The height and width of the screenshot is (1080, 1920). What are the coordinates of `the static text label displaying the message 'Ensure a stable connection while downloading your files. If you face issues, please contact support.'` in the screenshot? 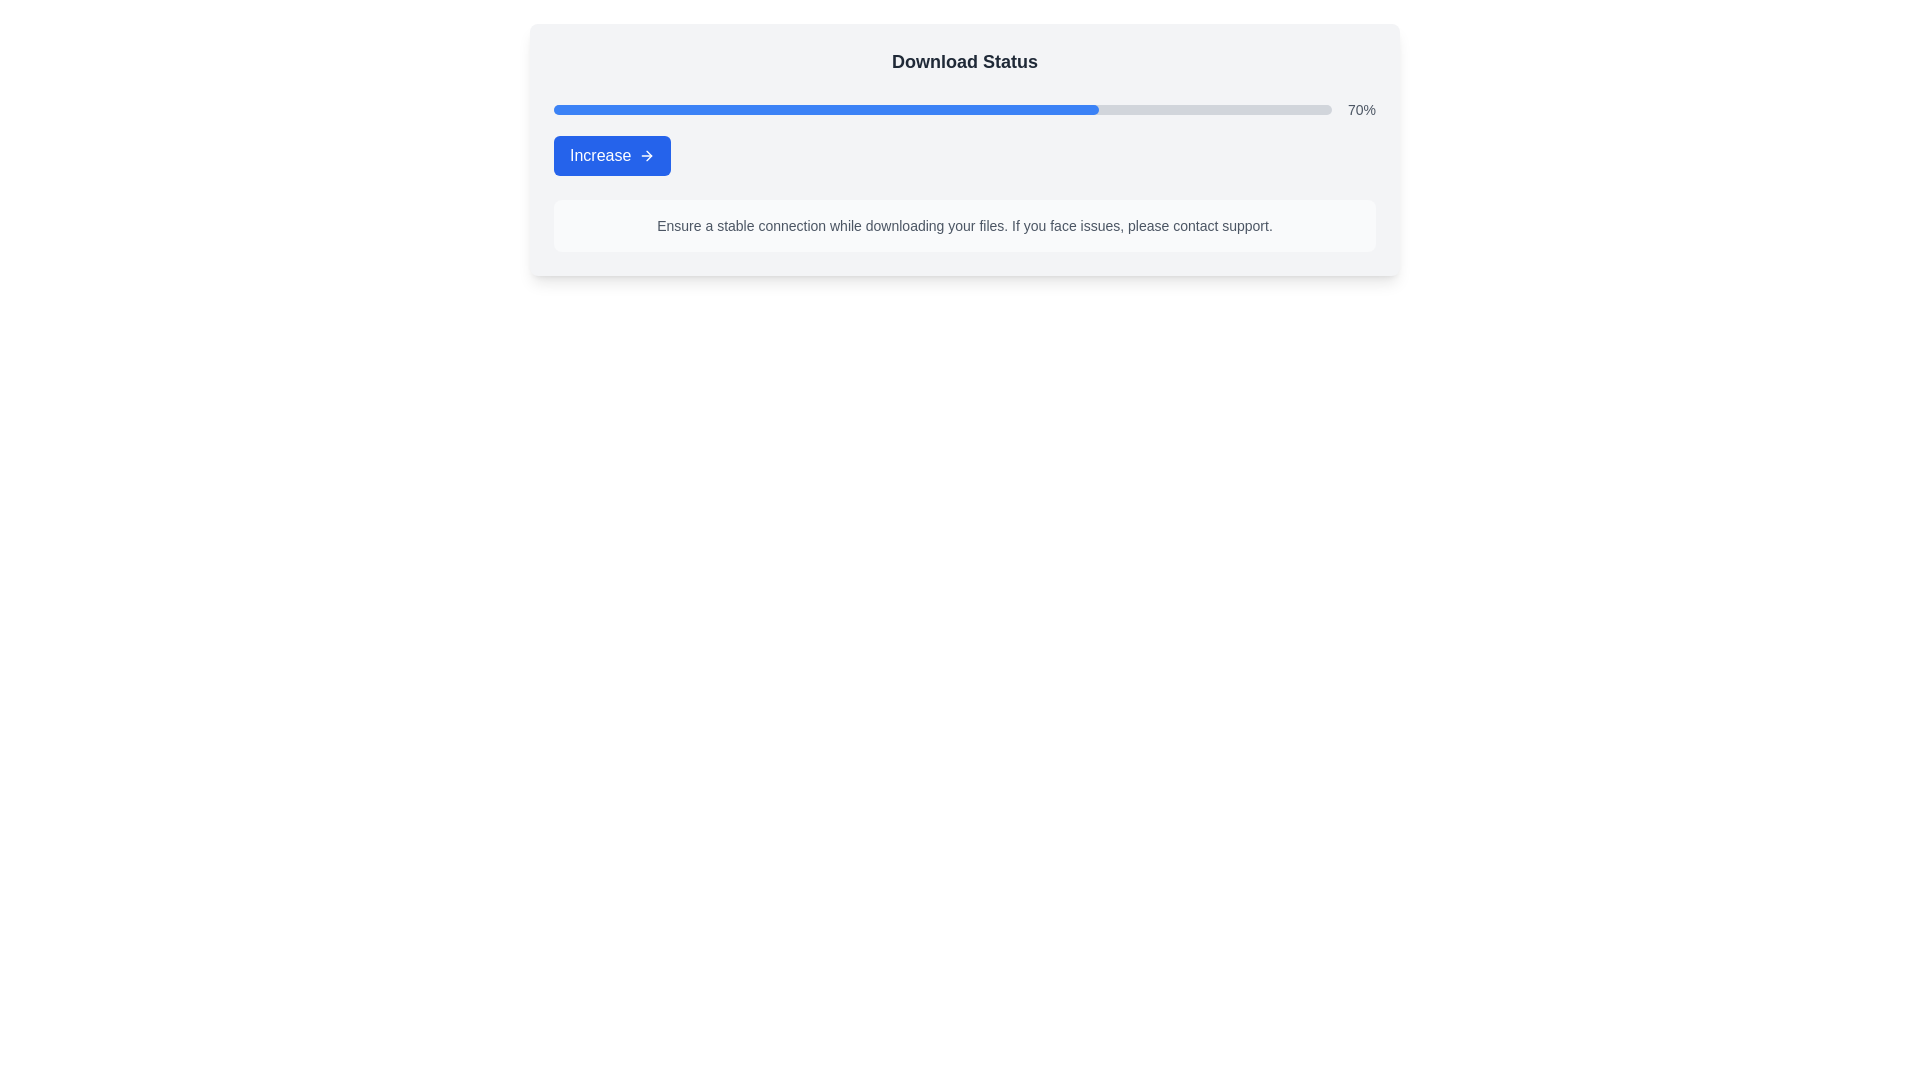 It's located at (964, 225).